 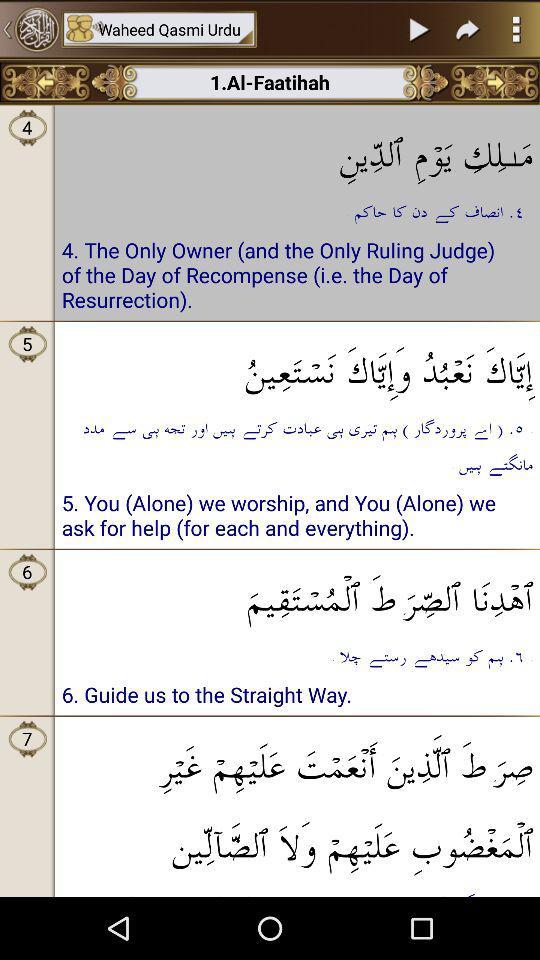 What do you see at coordinates (468, 28) in the screenshot?
I see `go next` at bounding box center [468, 28].